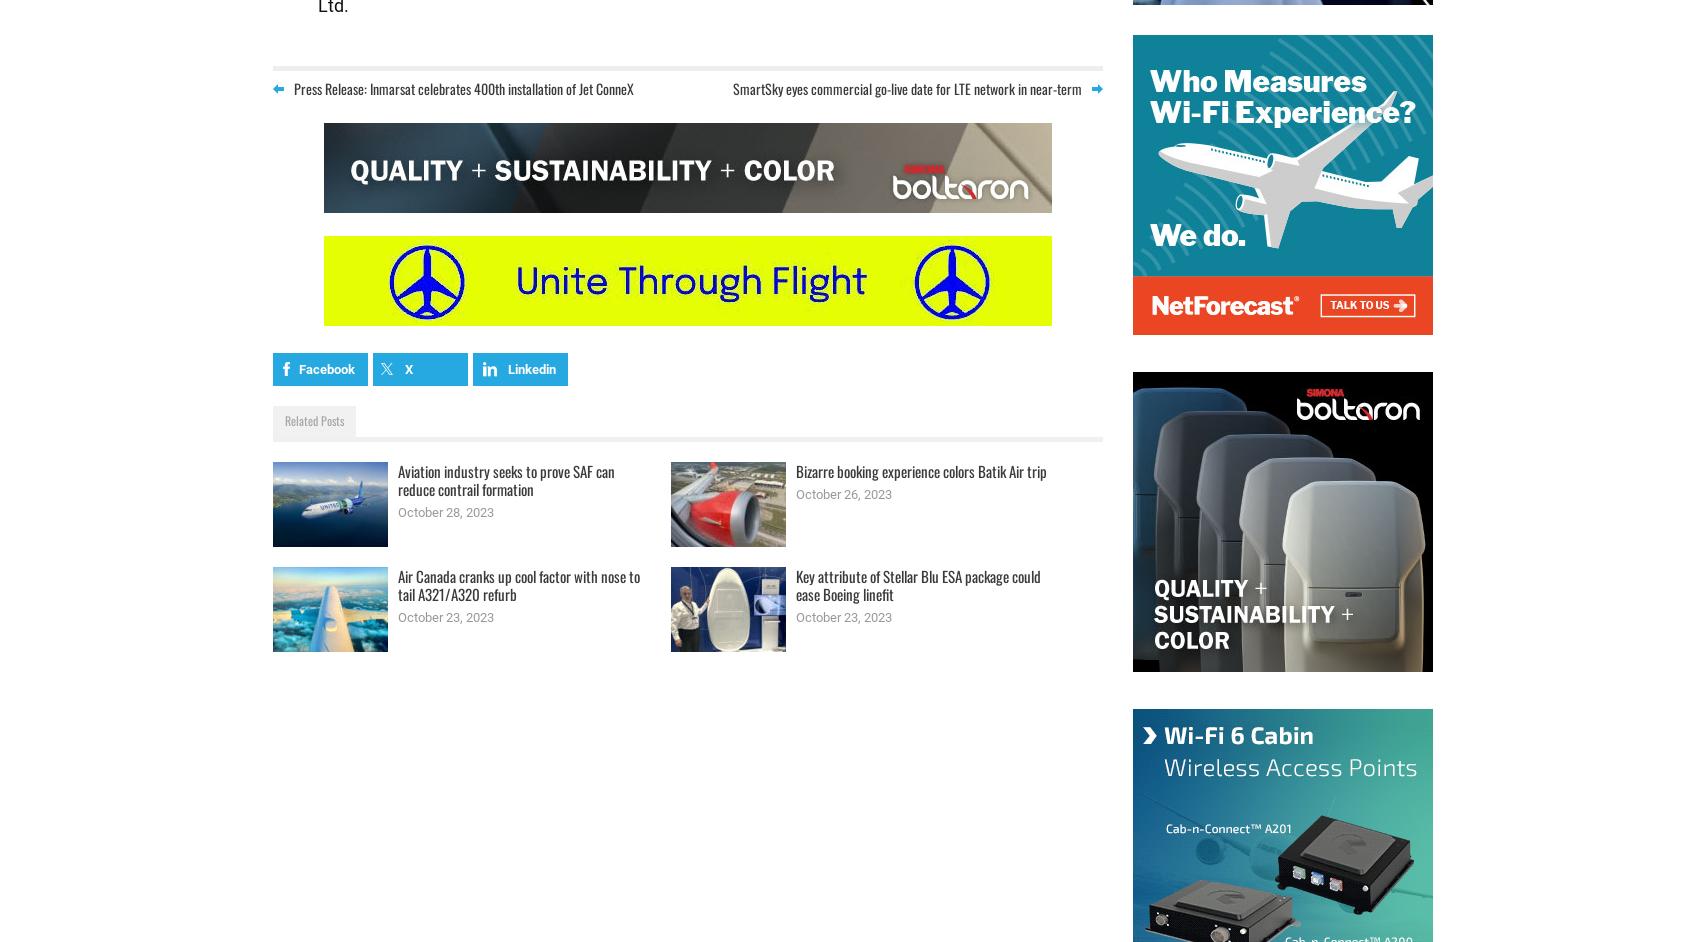 This screenshot has height=942, width=1705. I want to click on 'Linkedin', so click(529, 367).